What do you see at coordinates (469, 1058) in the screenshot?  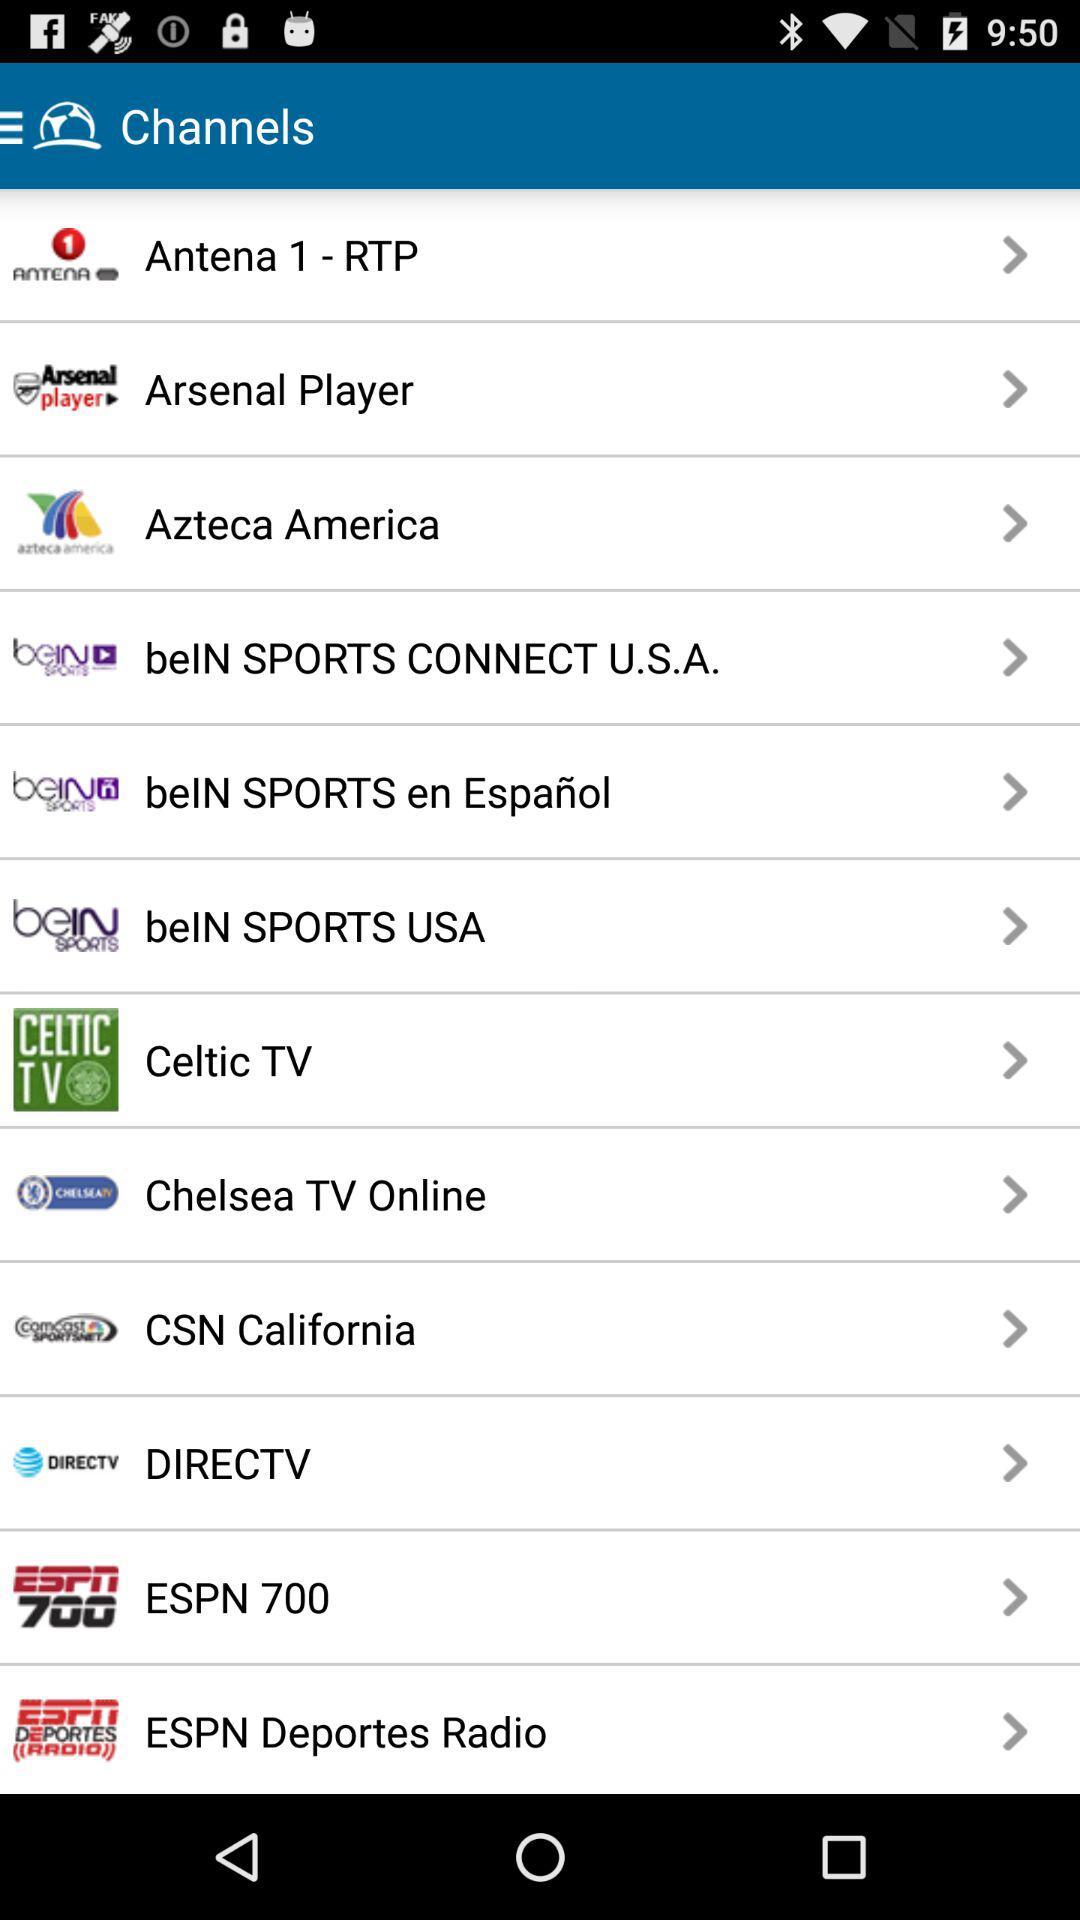 I see `the item below the bein sports usa` at bounding box center [469, 1058].